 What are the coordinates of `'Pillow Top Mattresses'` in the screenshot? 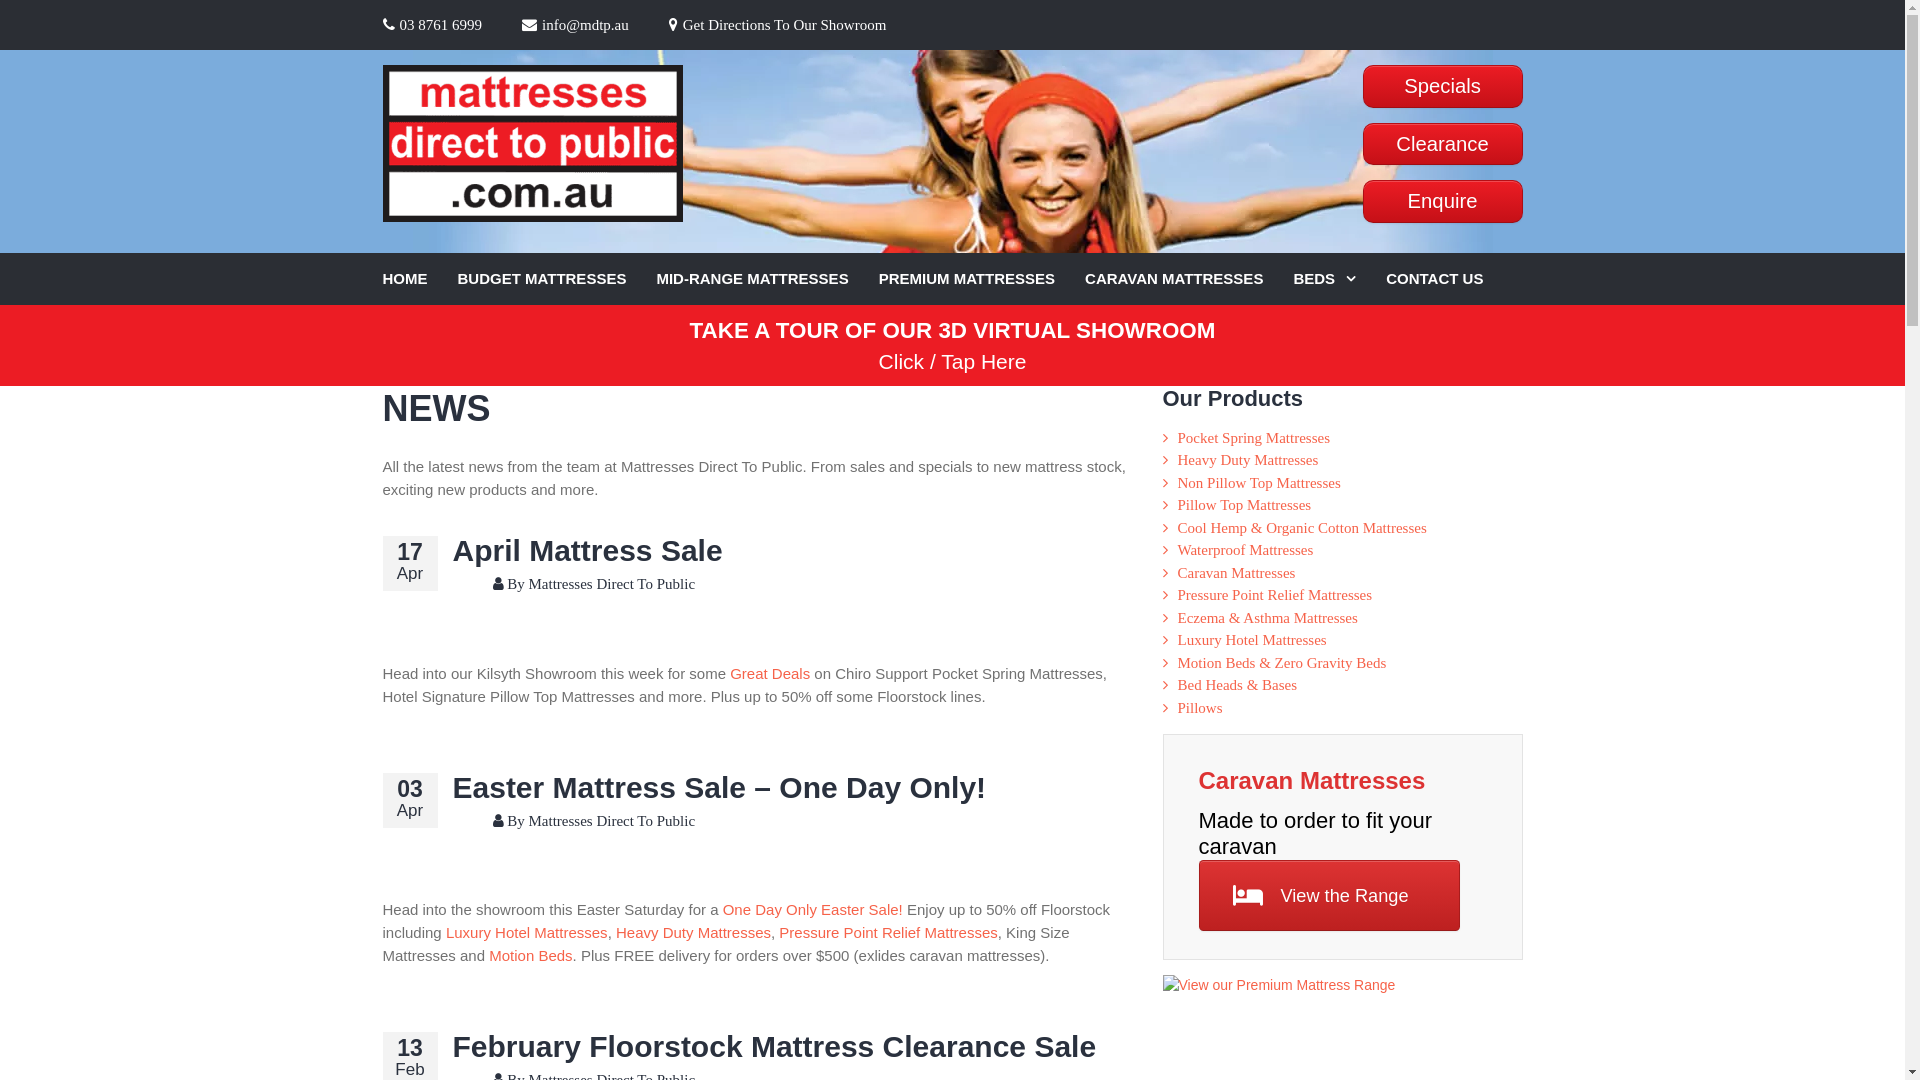 It's located at (1243, 504).